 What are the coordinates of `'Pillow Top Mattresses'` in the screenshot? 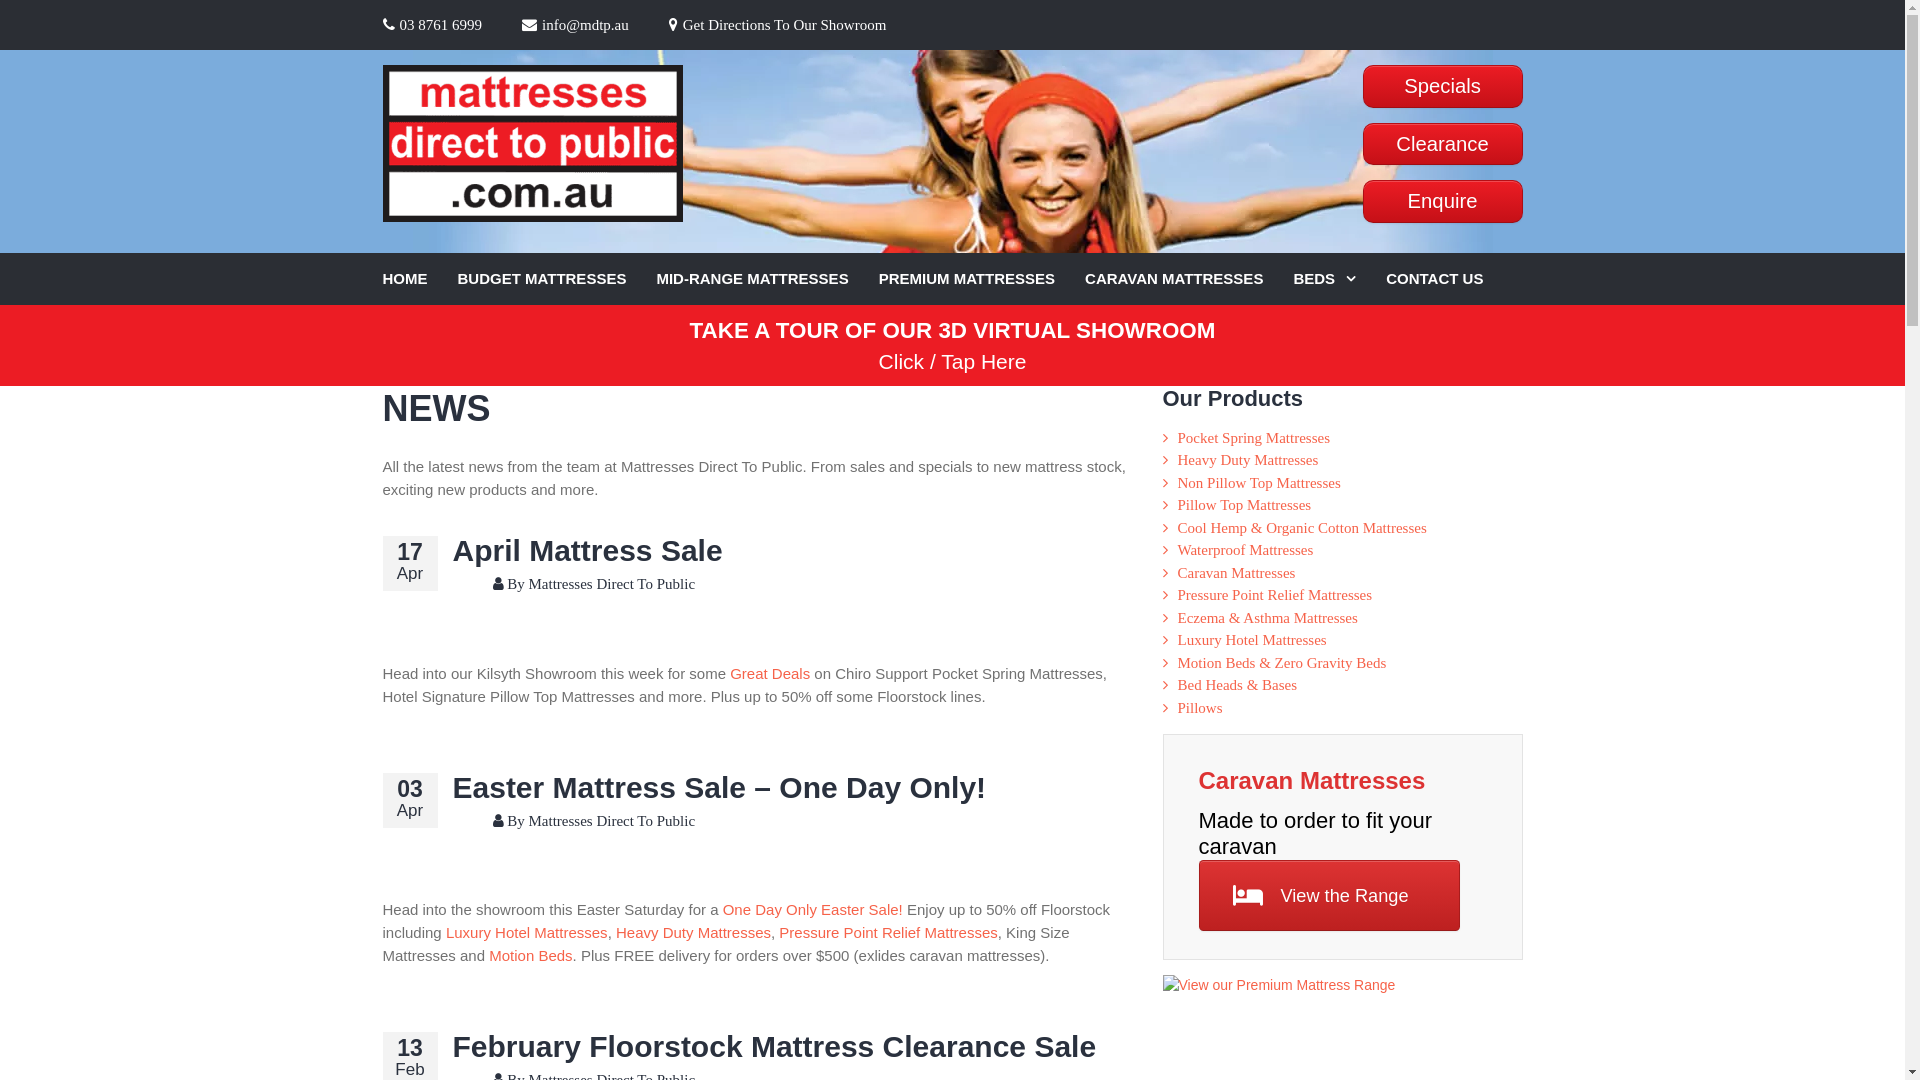 It's located at (1243, 504).